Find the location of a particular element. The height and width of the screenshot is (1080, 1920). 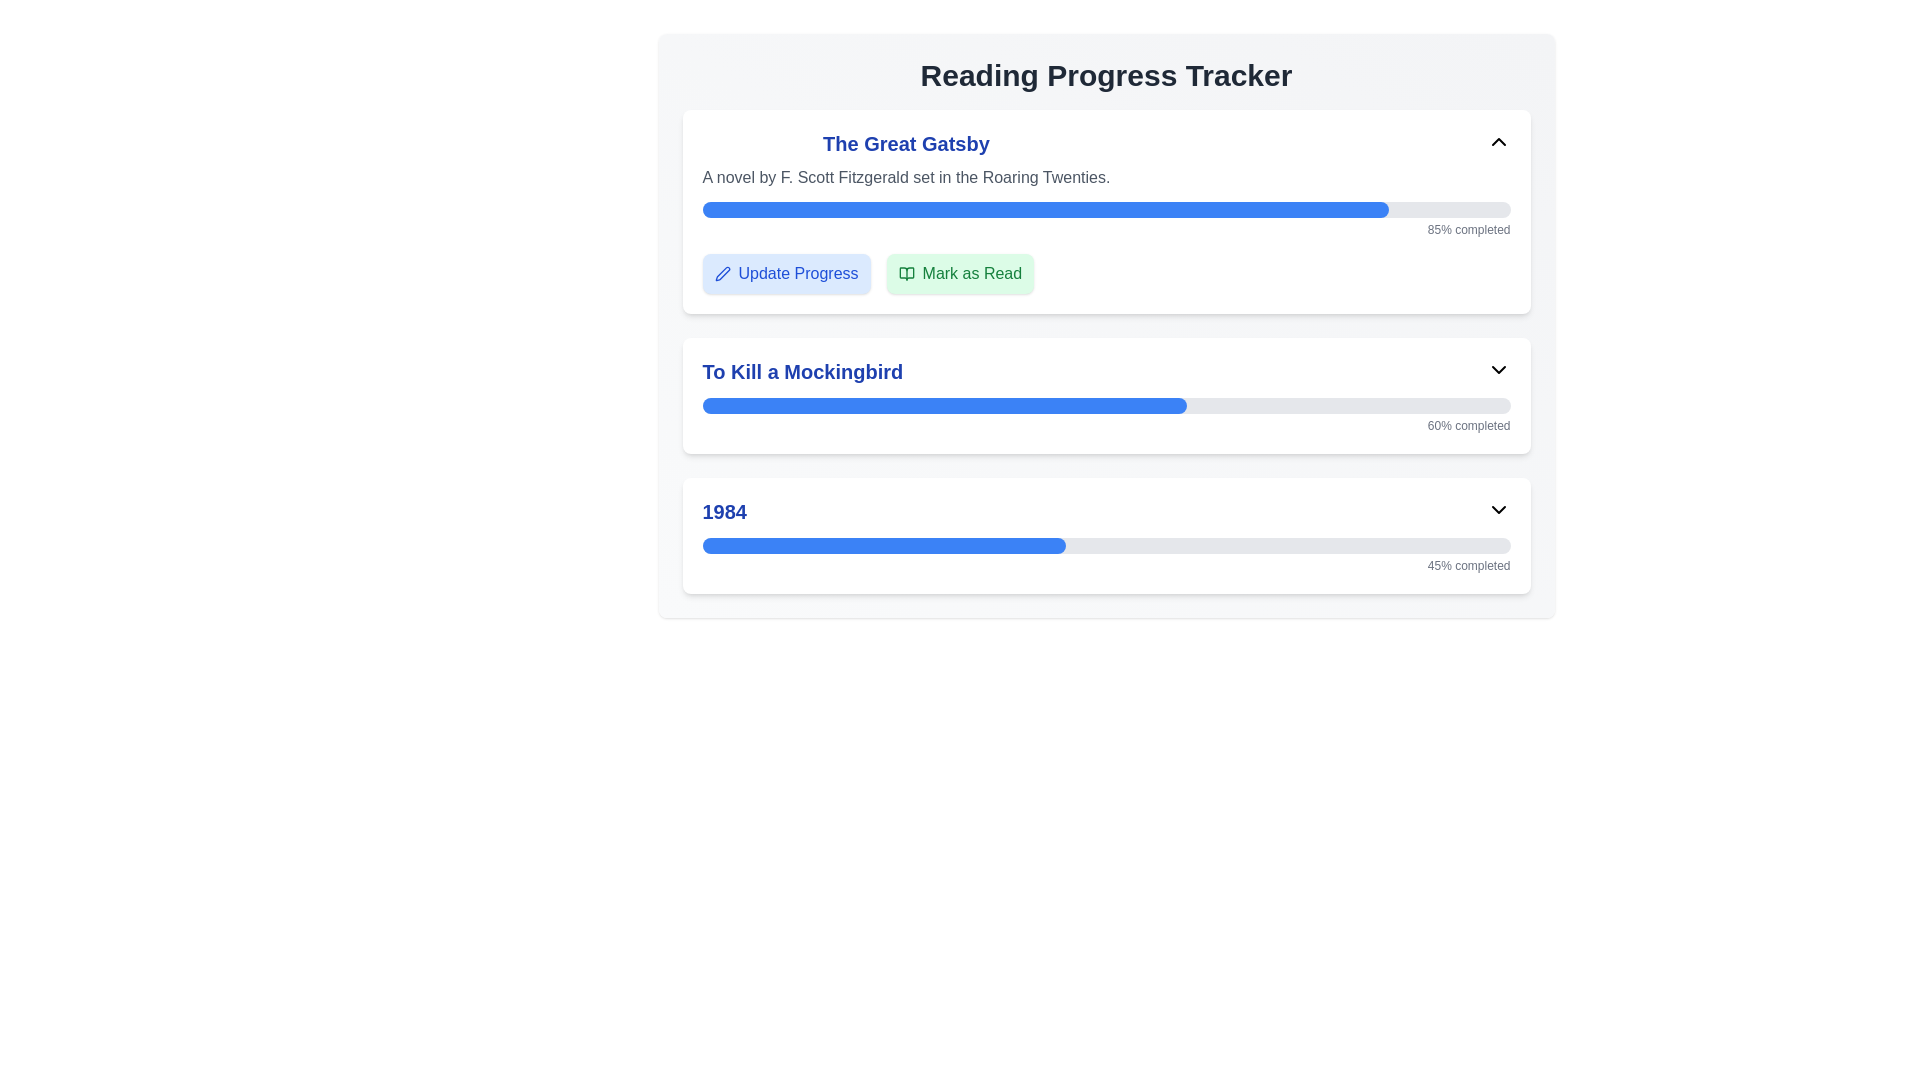

the decorative icon that marks a reading item as read, located to the right of the 'Update Progress' button under the progress bar for 'The Great Gatsby.' is located at coordinates (905, 273).